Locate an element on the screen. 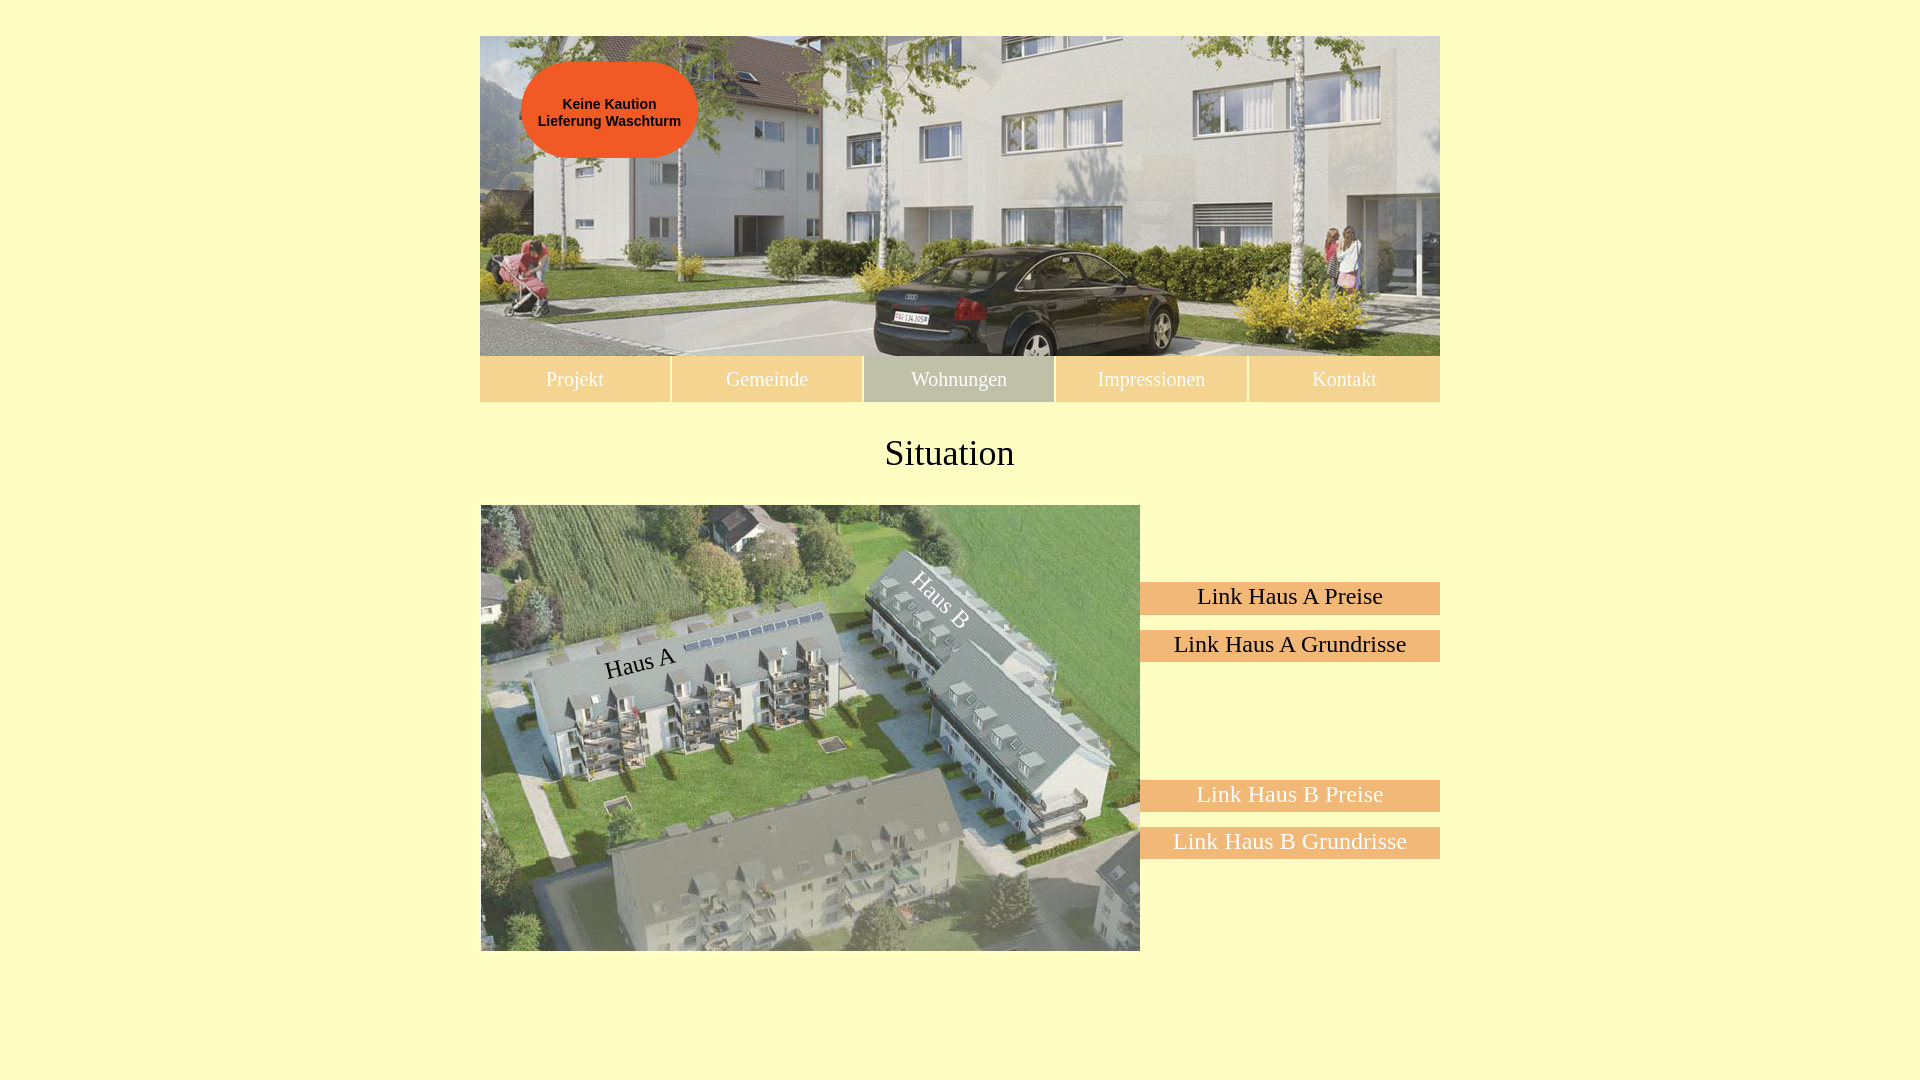 Image resolution: width=1920 pixels, height=1080 pixels. 'Kontakt' is located at coordinates (1344, 378).